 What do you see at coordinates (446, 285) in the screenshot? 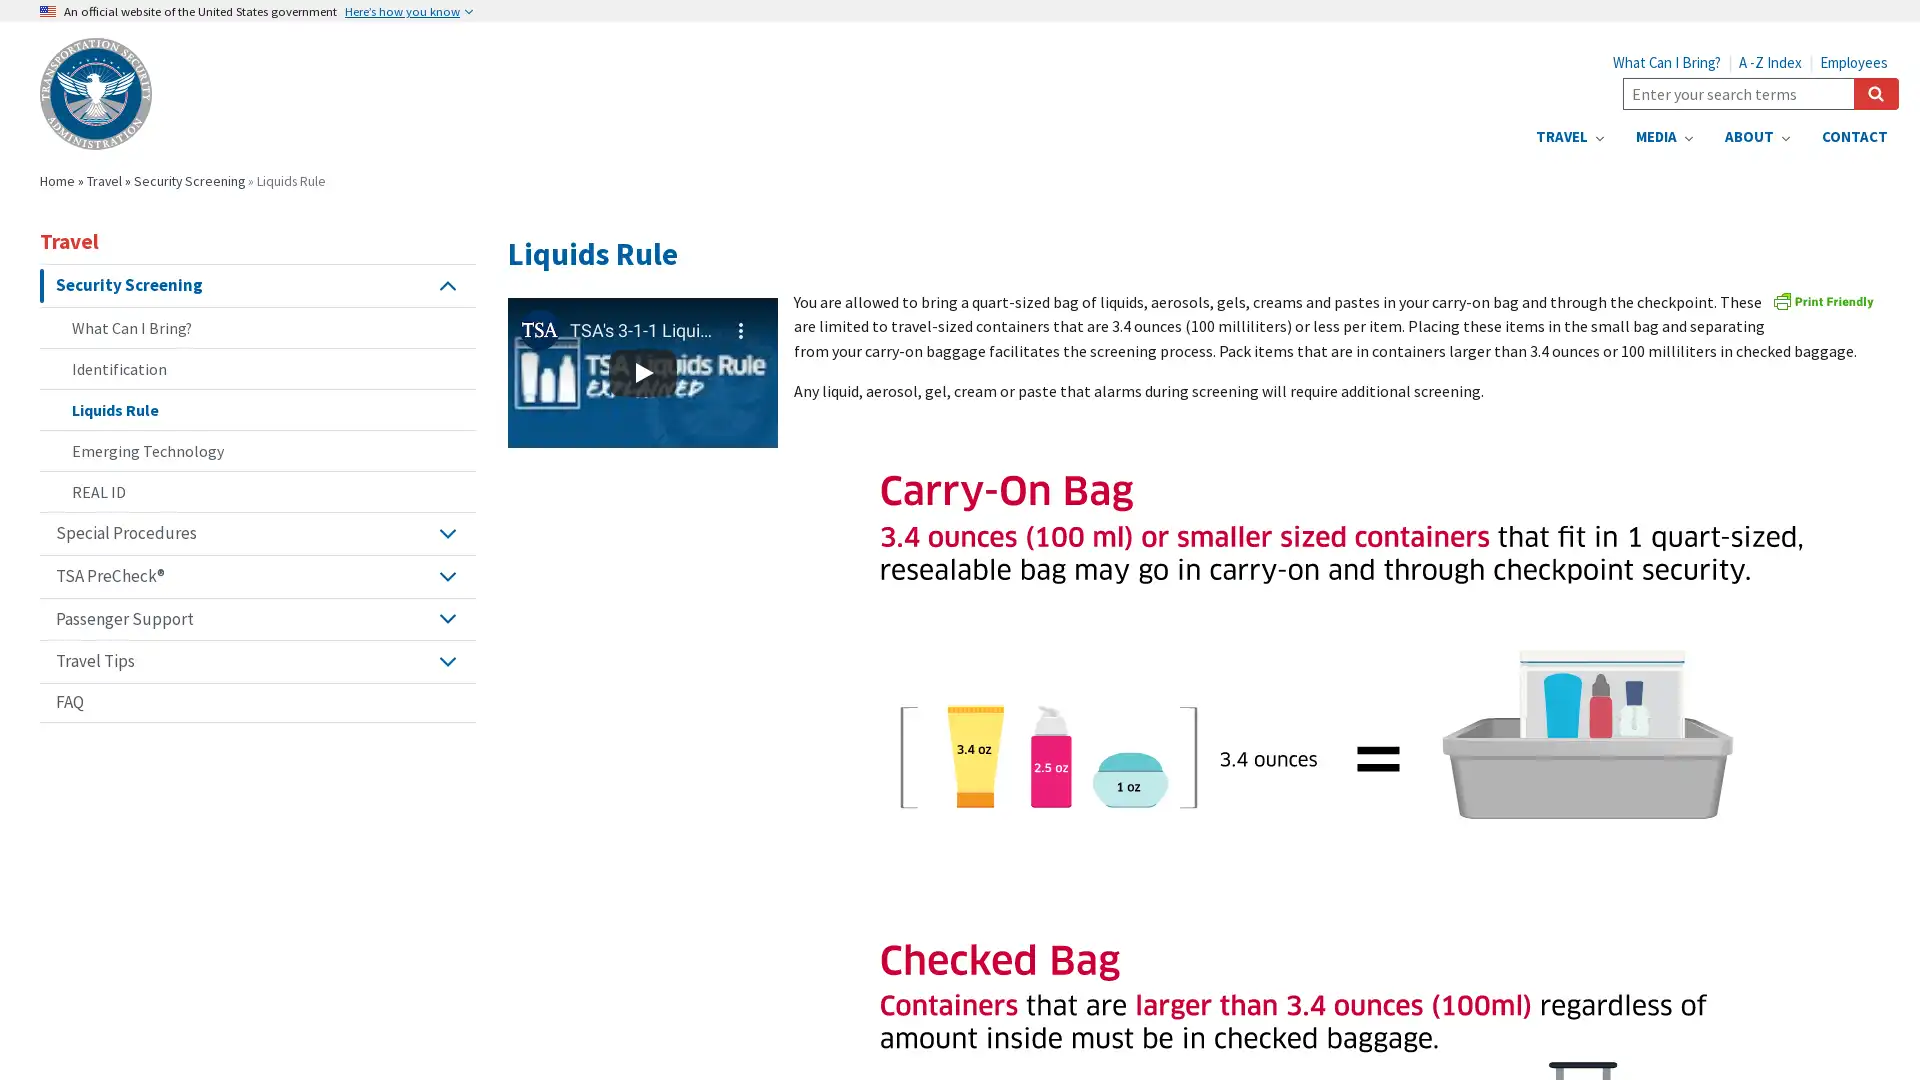
I see `Toggle submenu for 'Security Screening'` at bounding box center [446, 285].